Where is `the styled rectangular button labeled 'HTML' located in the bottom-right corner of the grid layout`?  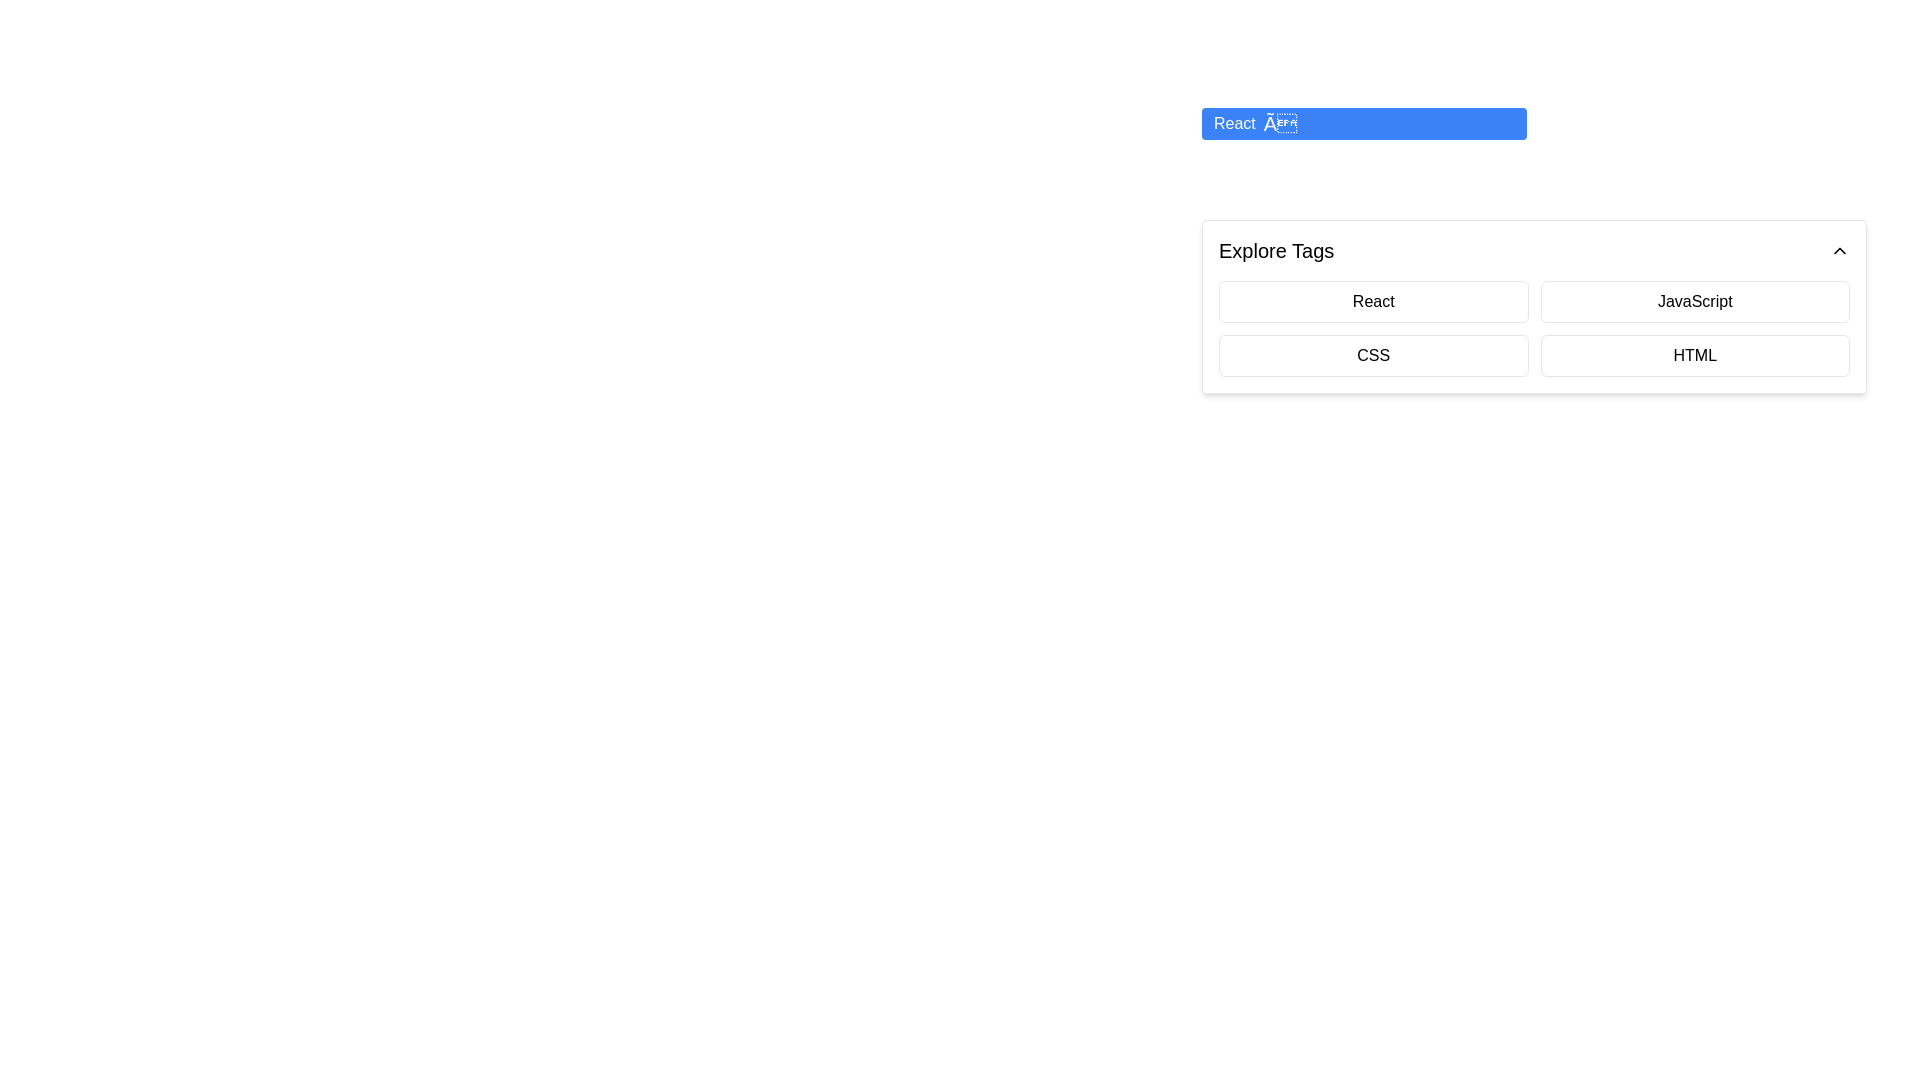 the styled rectangular button labeled 'HTML' located in the bottom-right corner of the grid layout is located at coordinates (1694, 354).